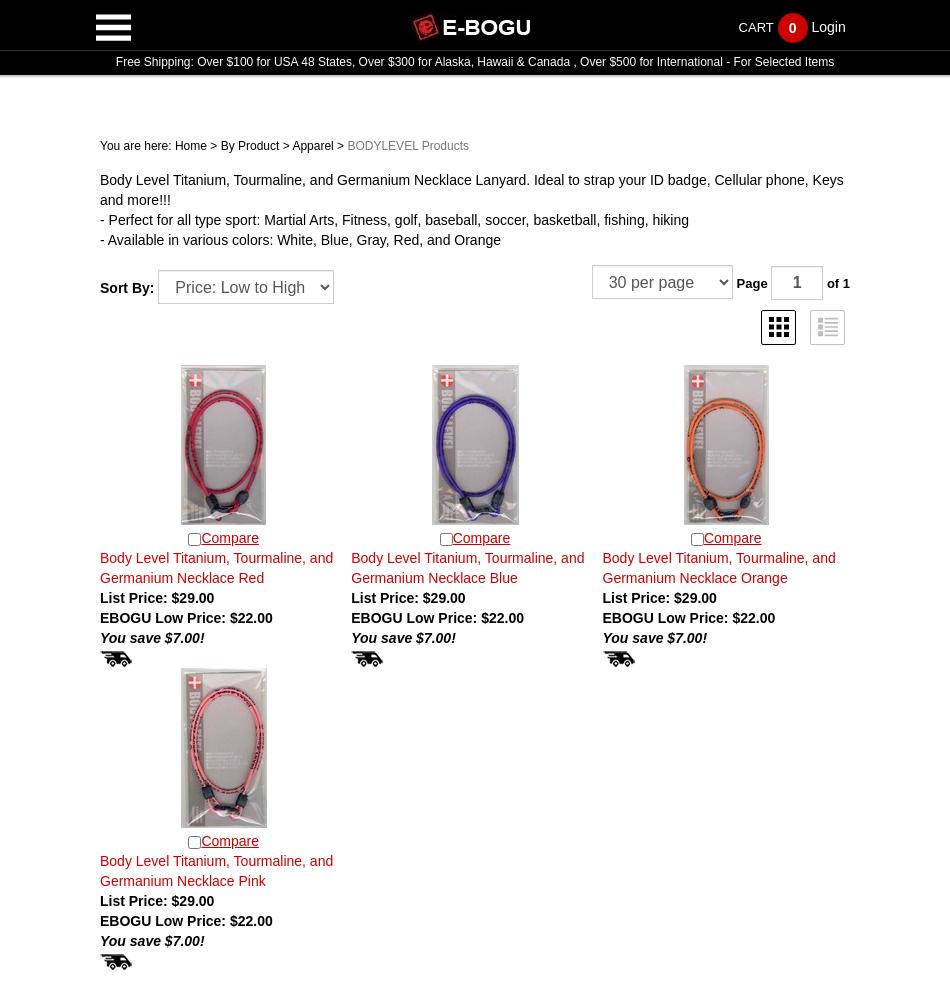 The width and height of the screenshot is (950, 1000). I want to click on 'Page', so click(752, 282).